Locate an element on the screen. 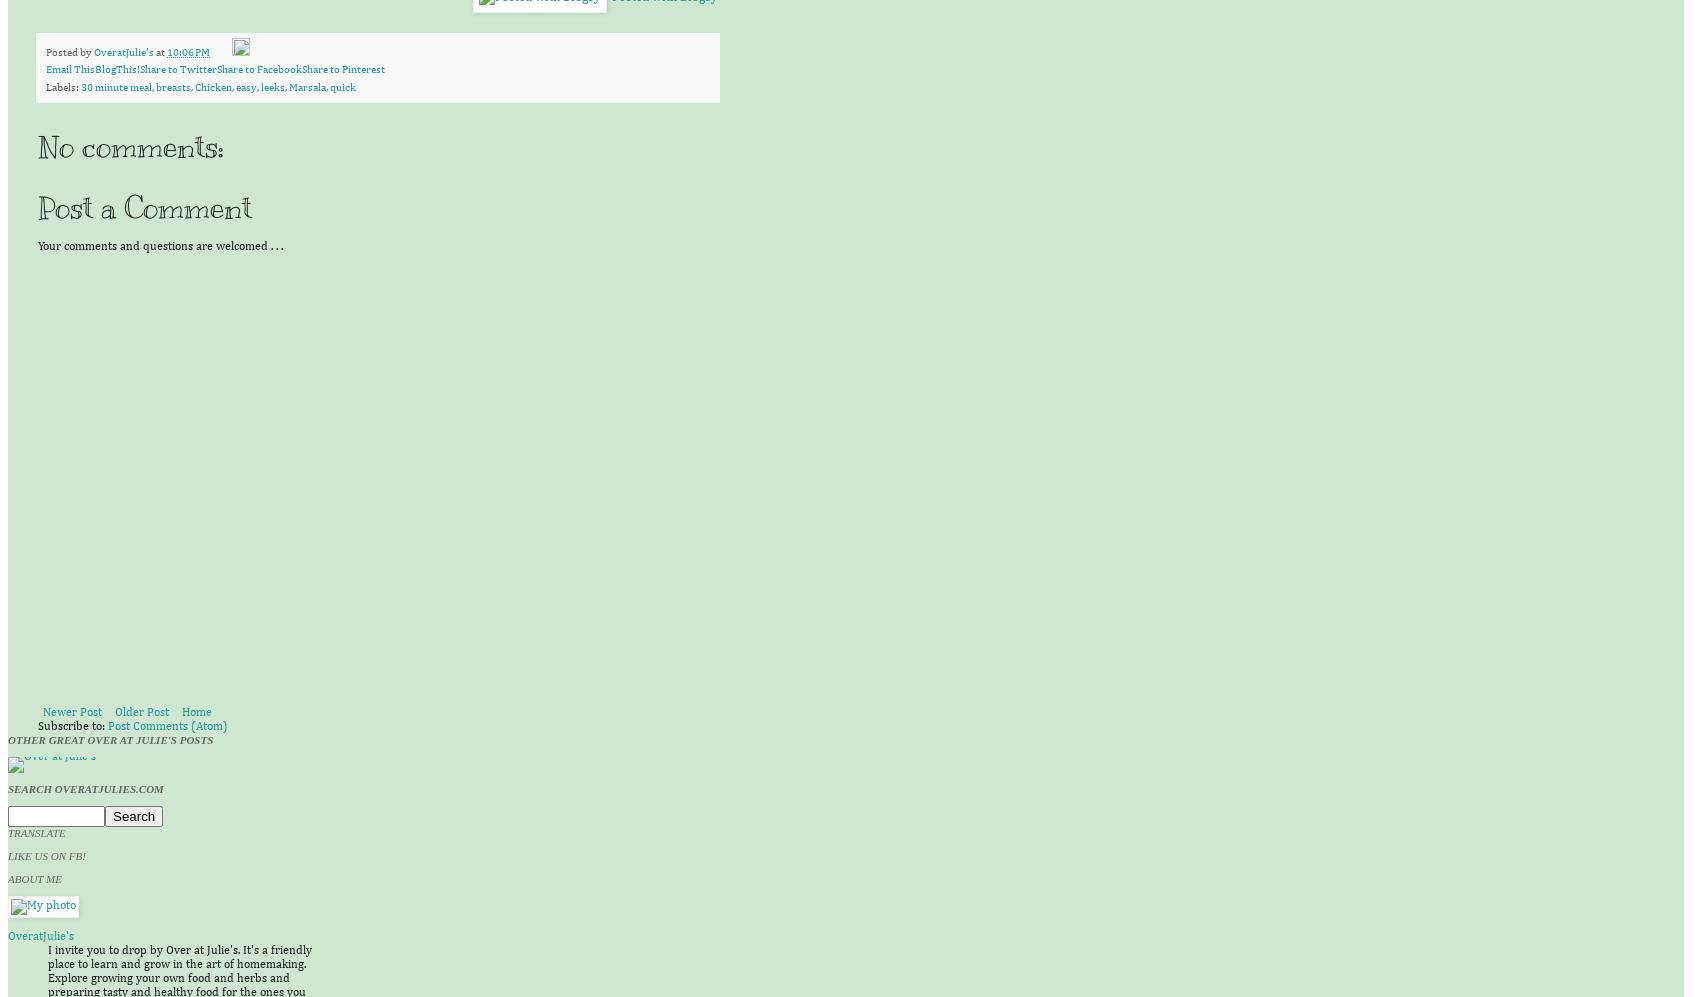 Image resolution: width=1700 pixels, height=997 pixels. 'Share to Twitter' is located at coordinates (177, 68).